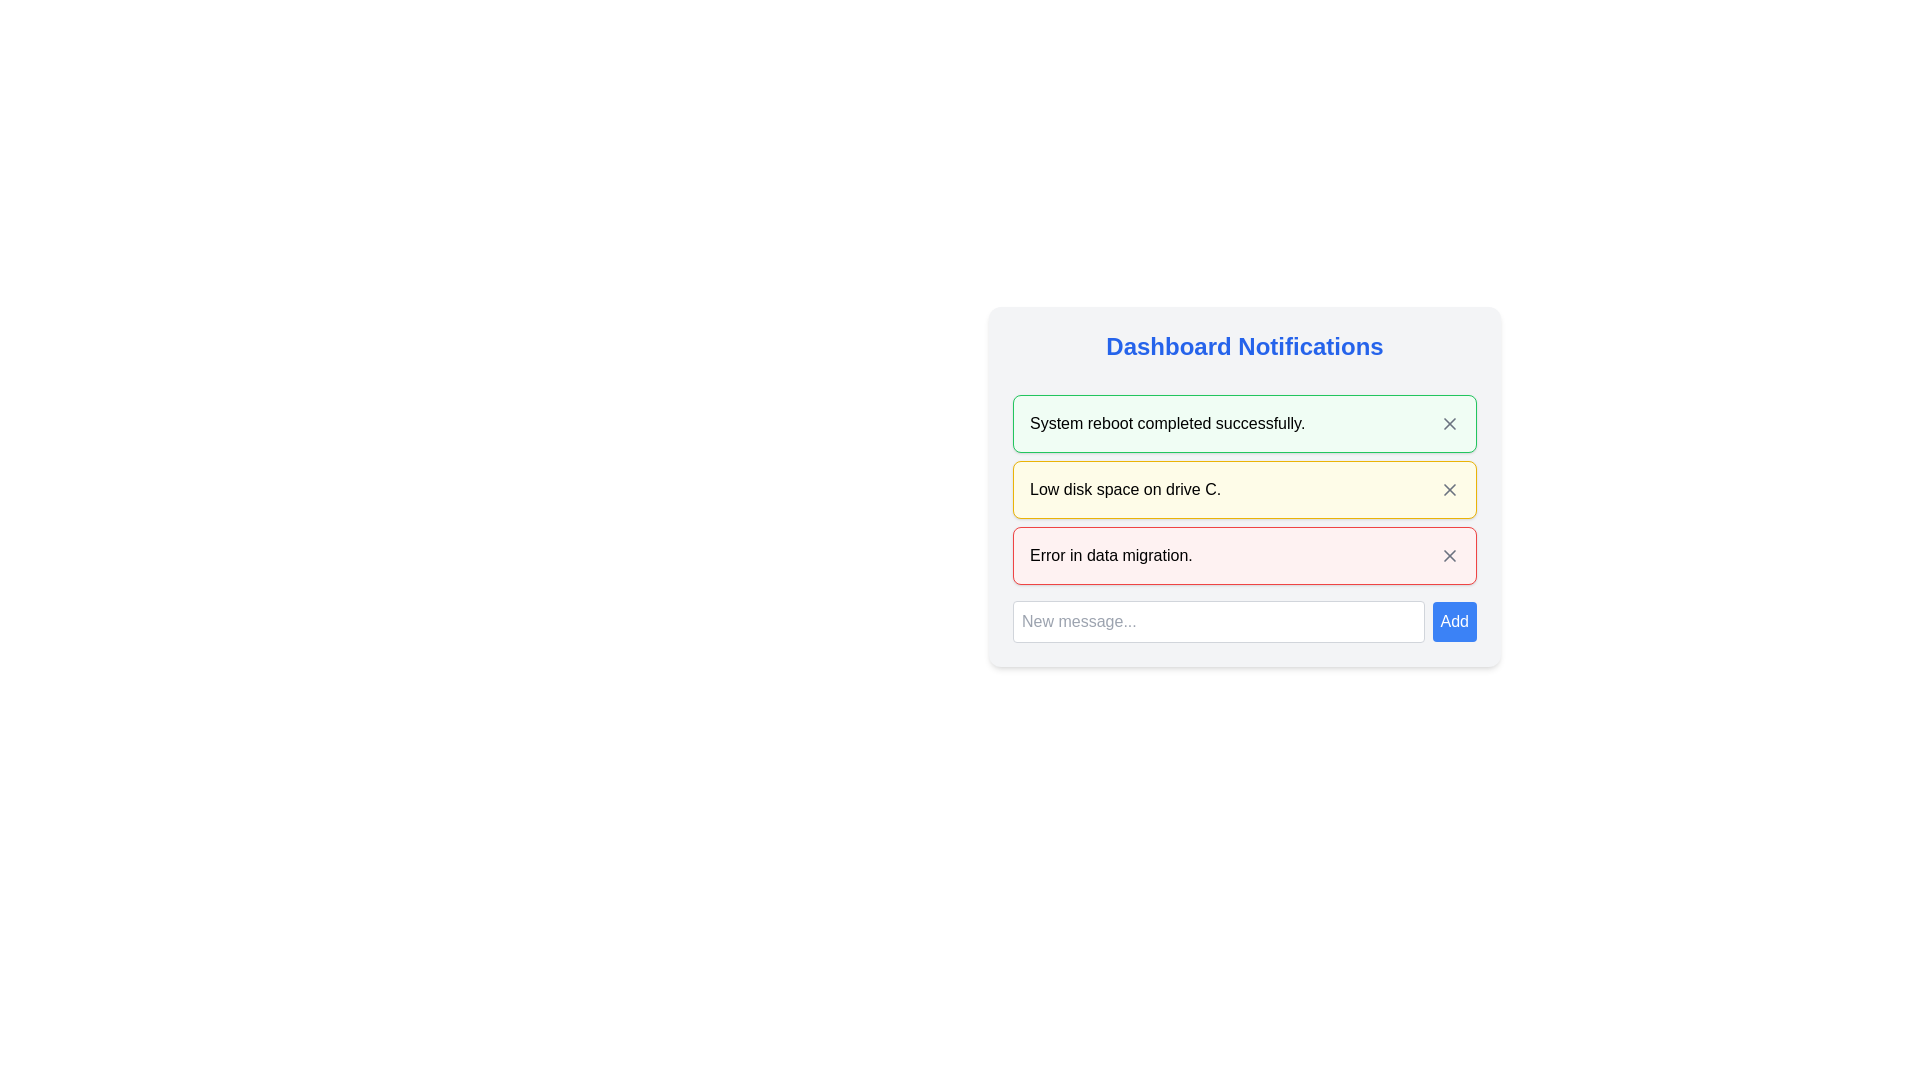  What do you see at coordinates (1110, 555) in the screenshot?
I see `the text element displaying 'Error in data migration.' which is styled in black color against a light red background, located as the primary text content of the third notification block` at bounding box center [1110, 555].